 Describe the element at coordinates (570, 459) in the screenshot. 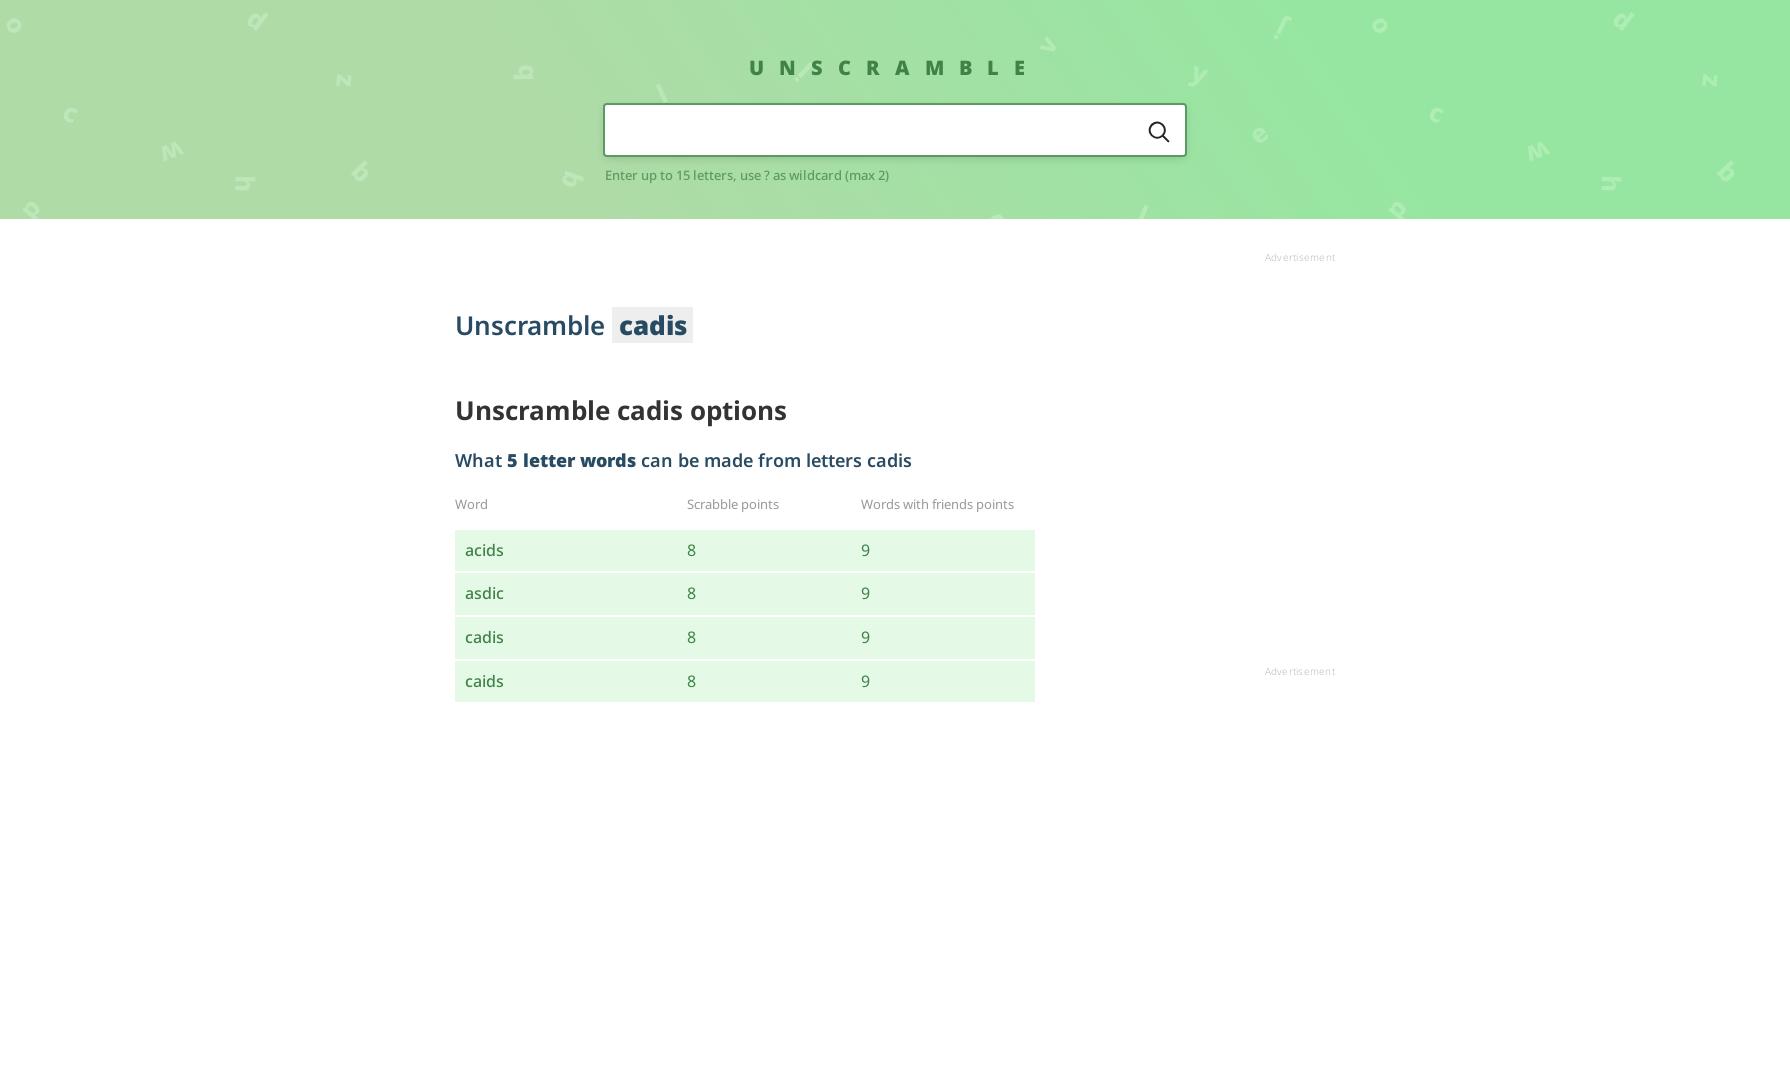

I see `'5 letter words'` at that location.